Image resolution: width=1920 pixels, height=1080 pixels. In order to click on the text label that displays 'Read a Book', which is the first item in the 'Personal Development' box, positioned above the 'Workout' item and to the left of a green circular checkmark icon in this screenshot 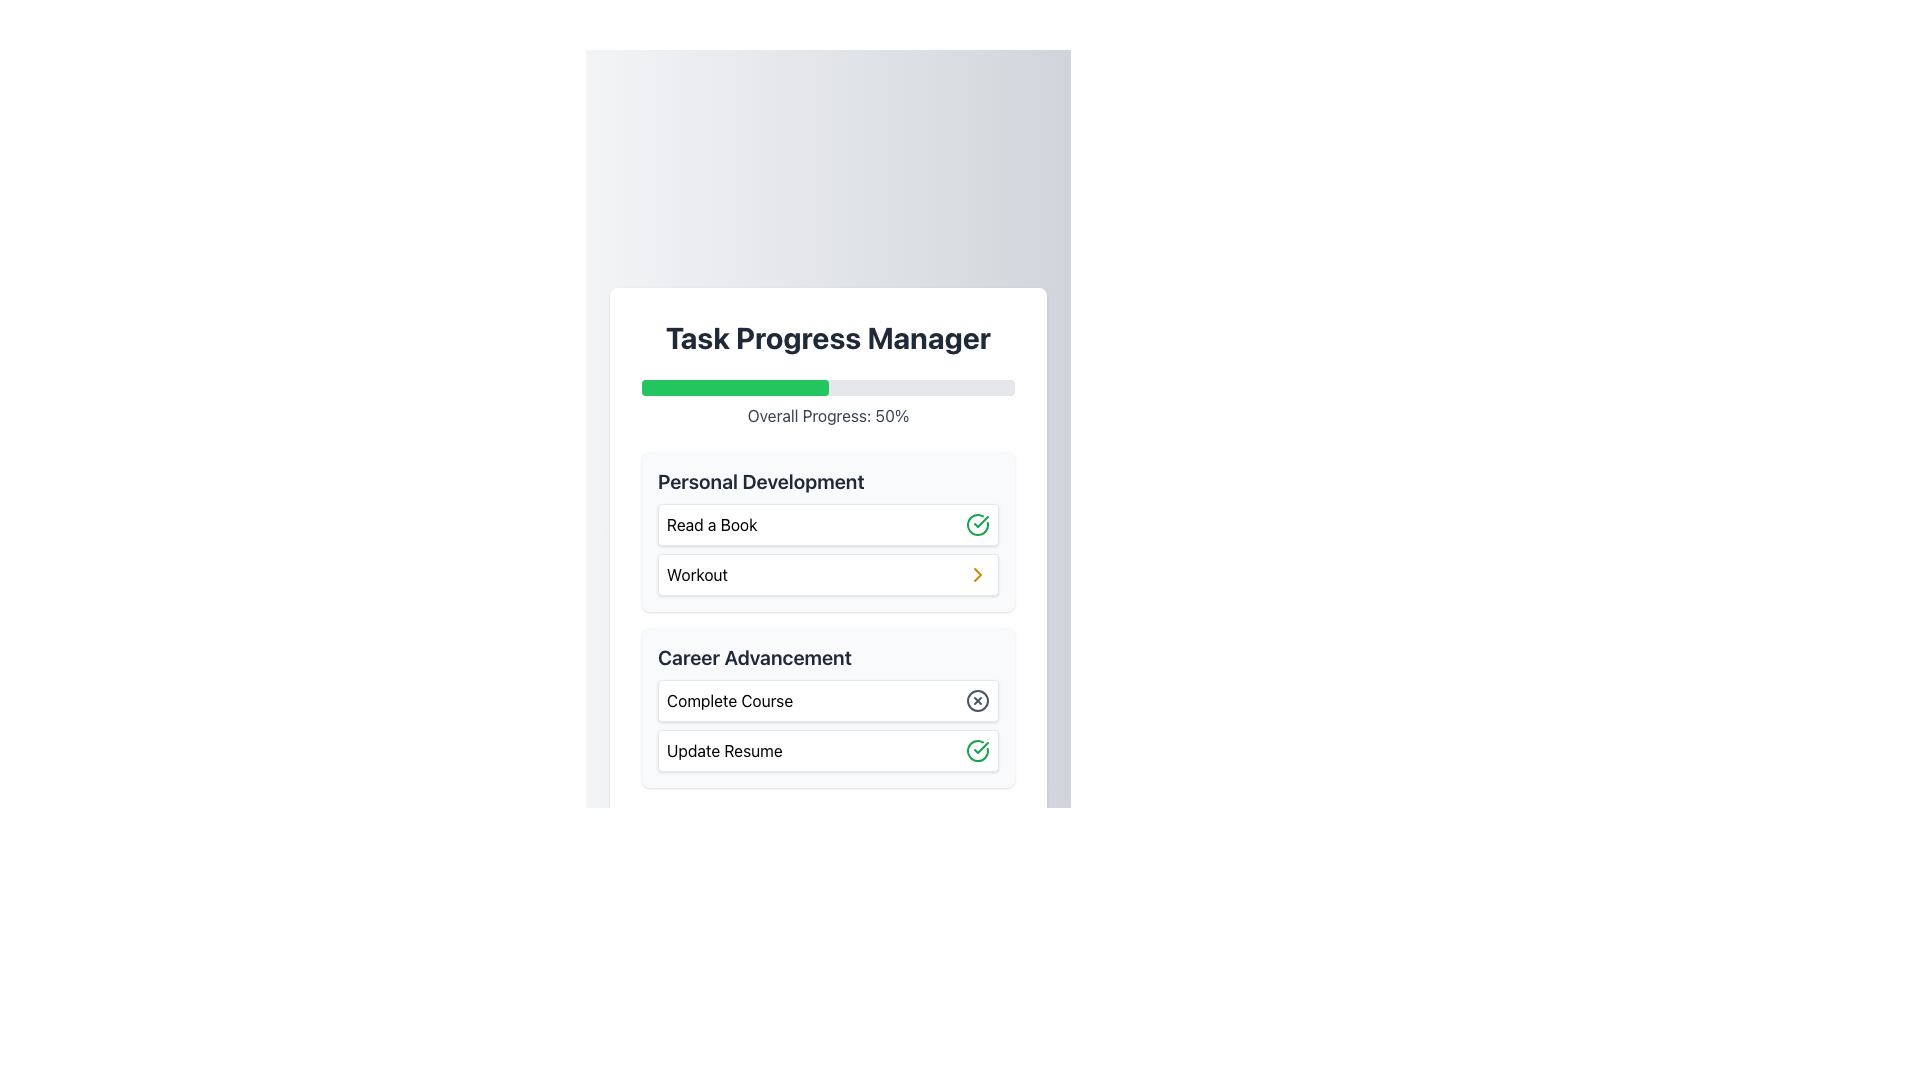, I will do `click(712, 523)`.